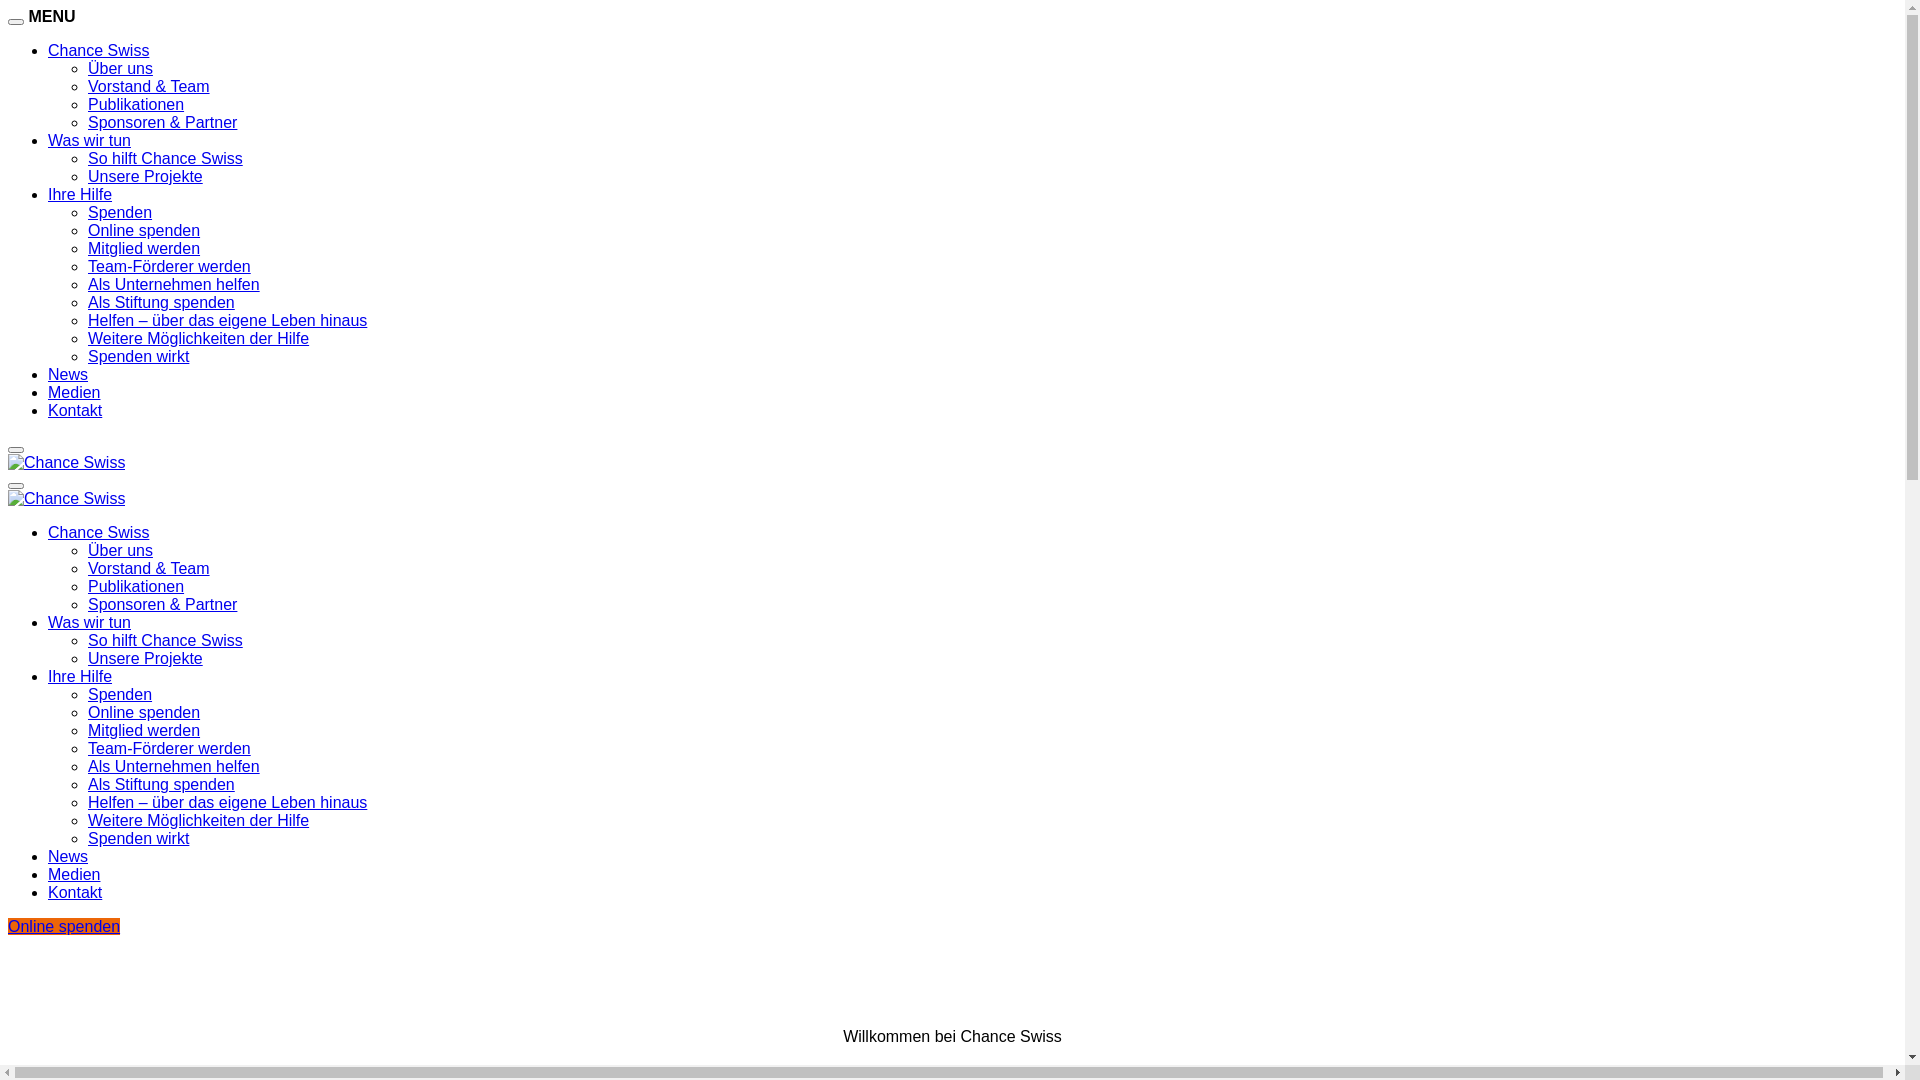 The width and height of the screenshot is (1920, 1080). I want to click on 'Mitglied werden', so click(143, 730).